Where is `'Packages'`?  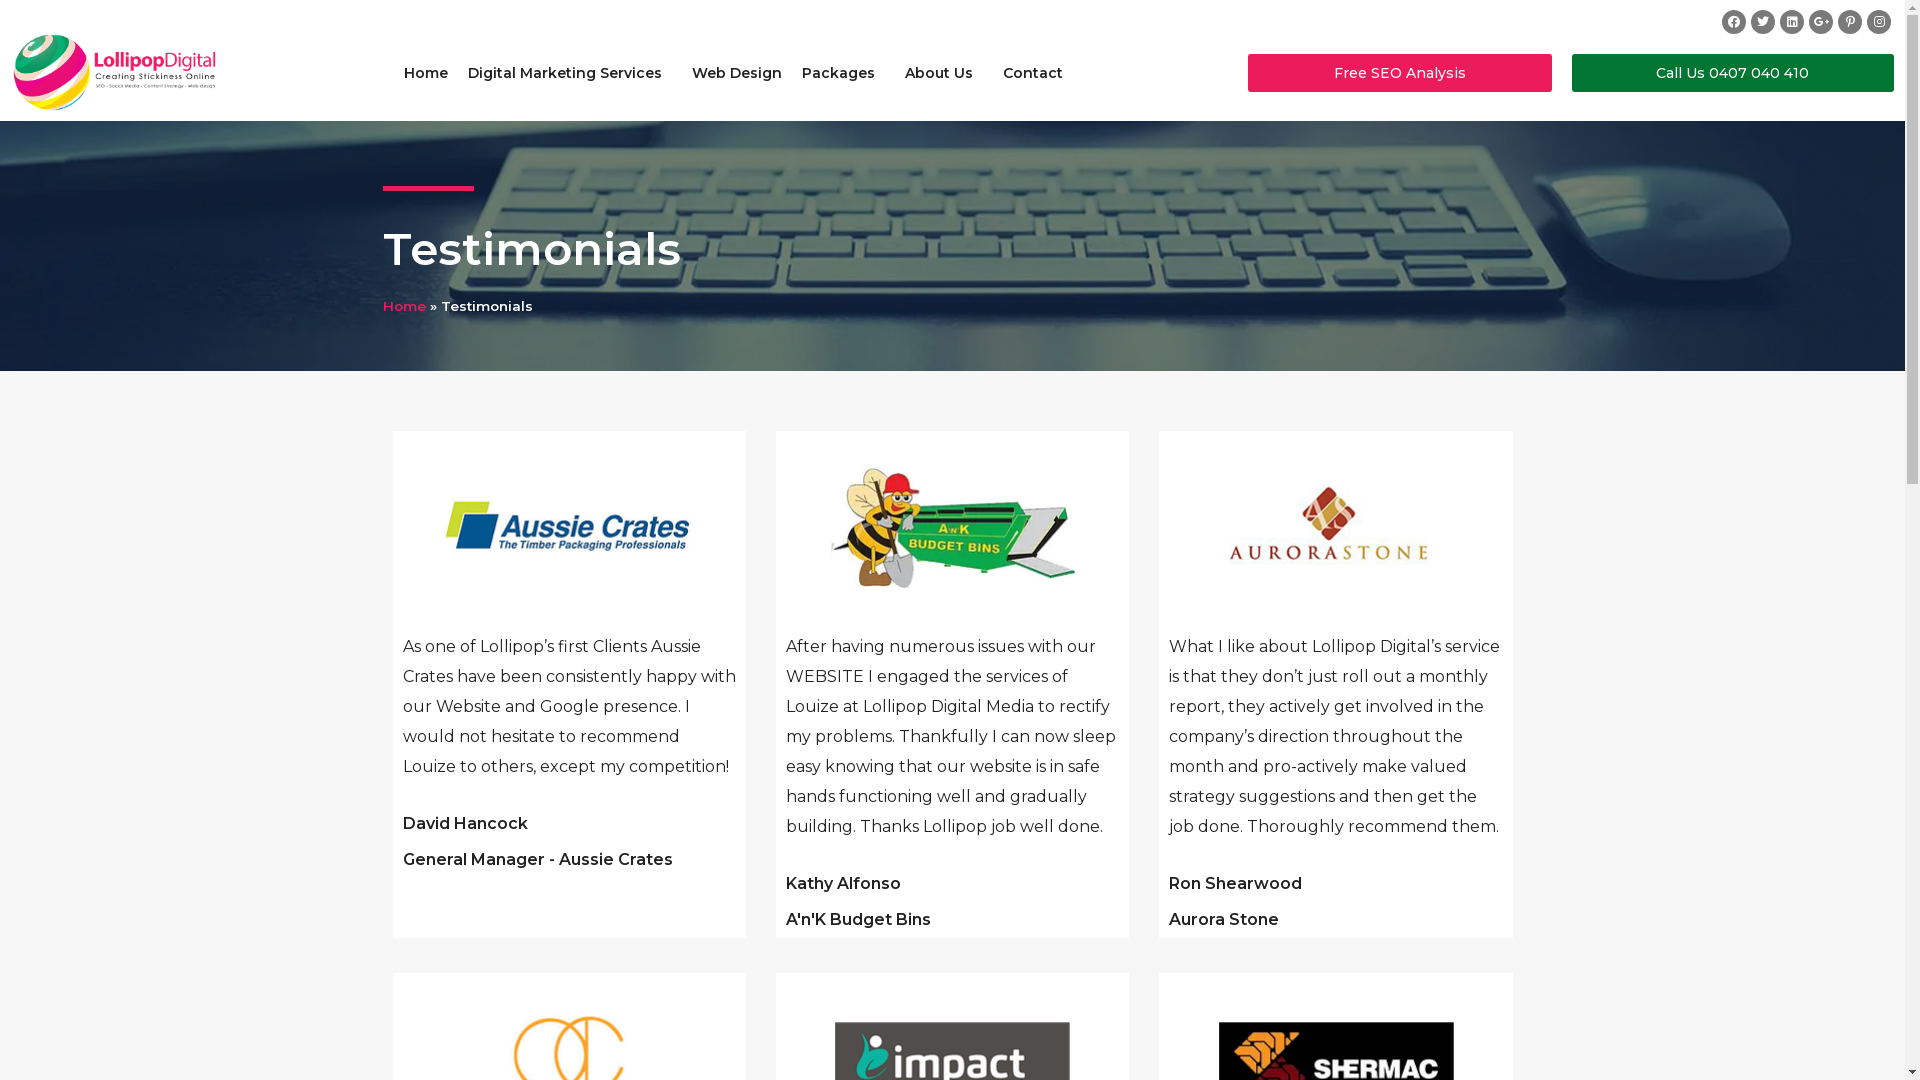
'Packages' is located at coordinates (843, 72).